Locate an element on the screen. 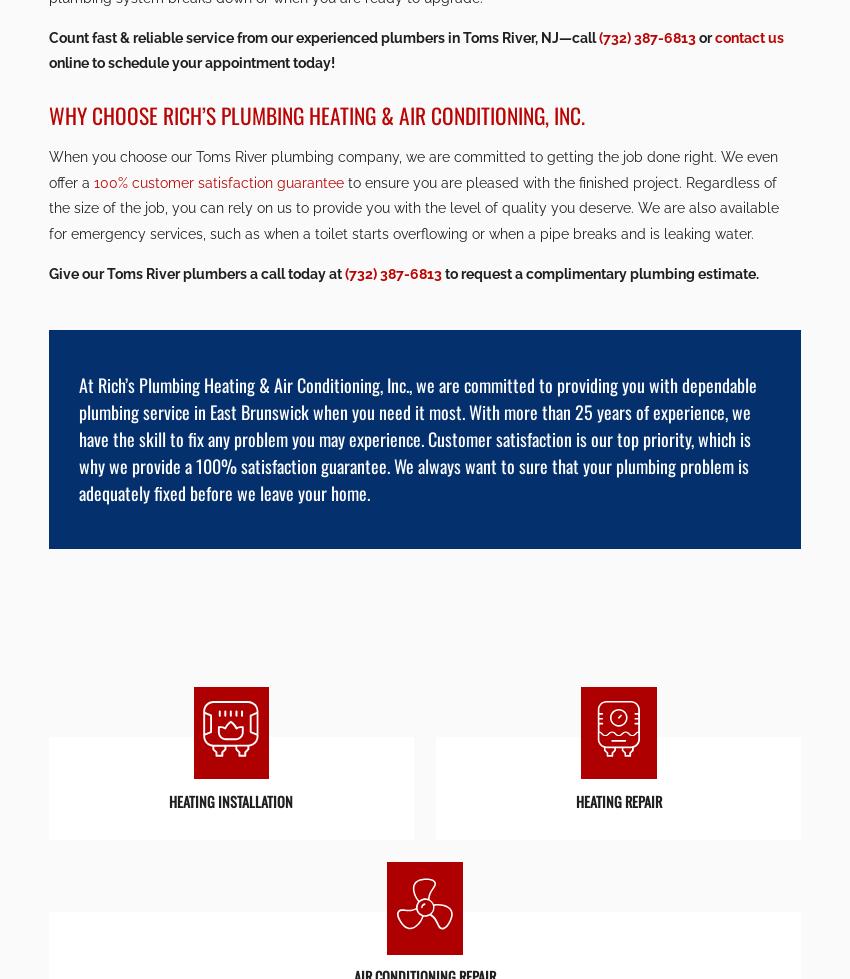 The width and height of the screenshot is (850, 979). 'Heating Installation' is located at coordinates (425, 399).